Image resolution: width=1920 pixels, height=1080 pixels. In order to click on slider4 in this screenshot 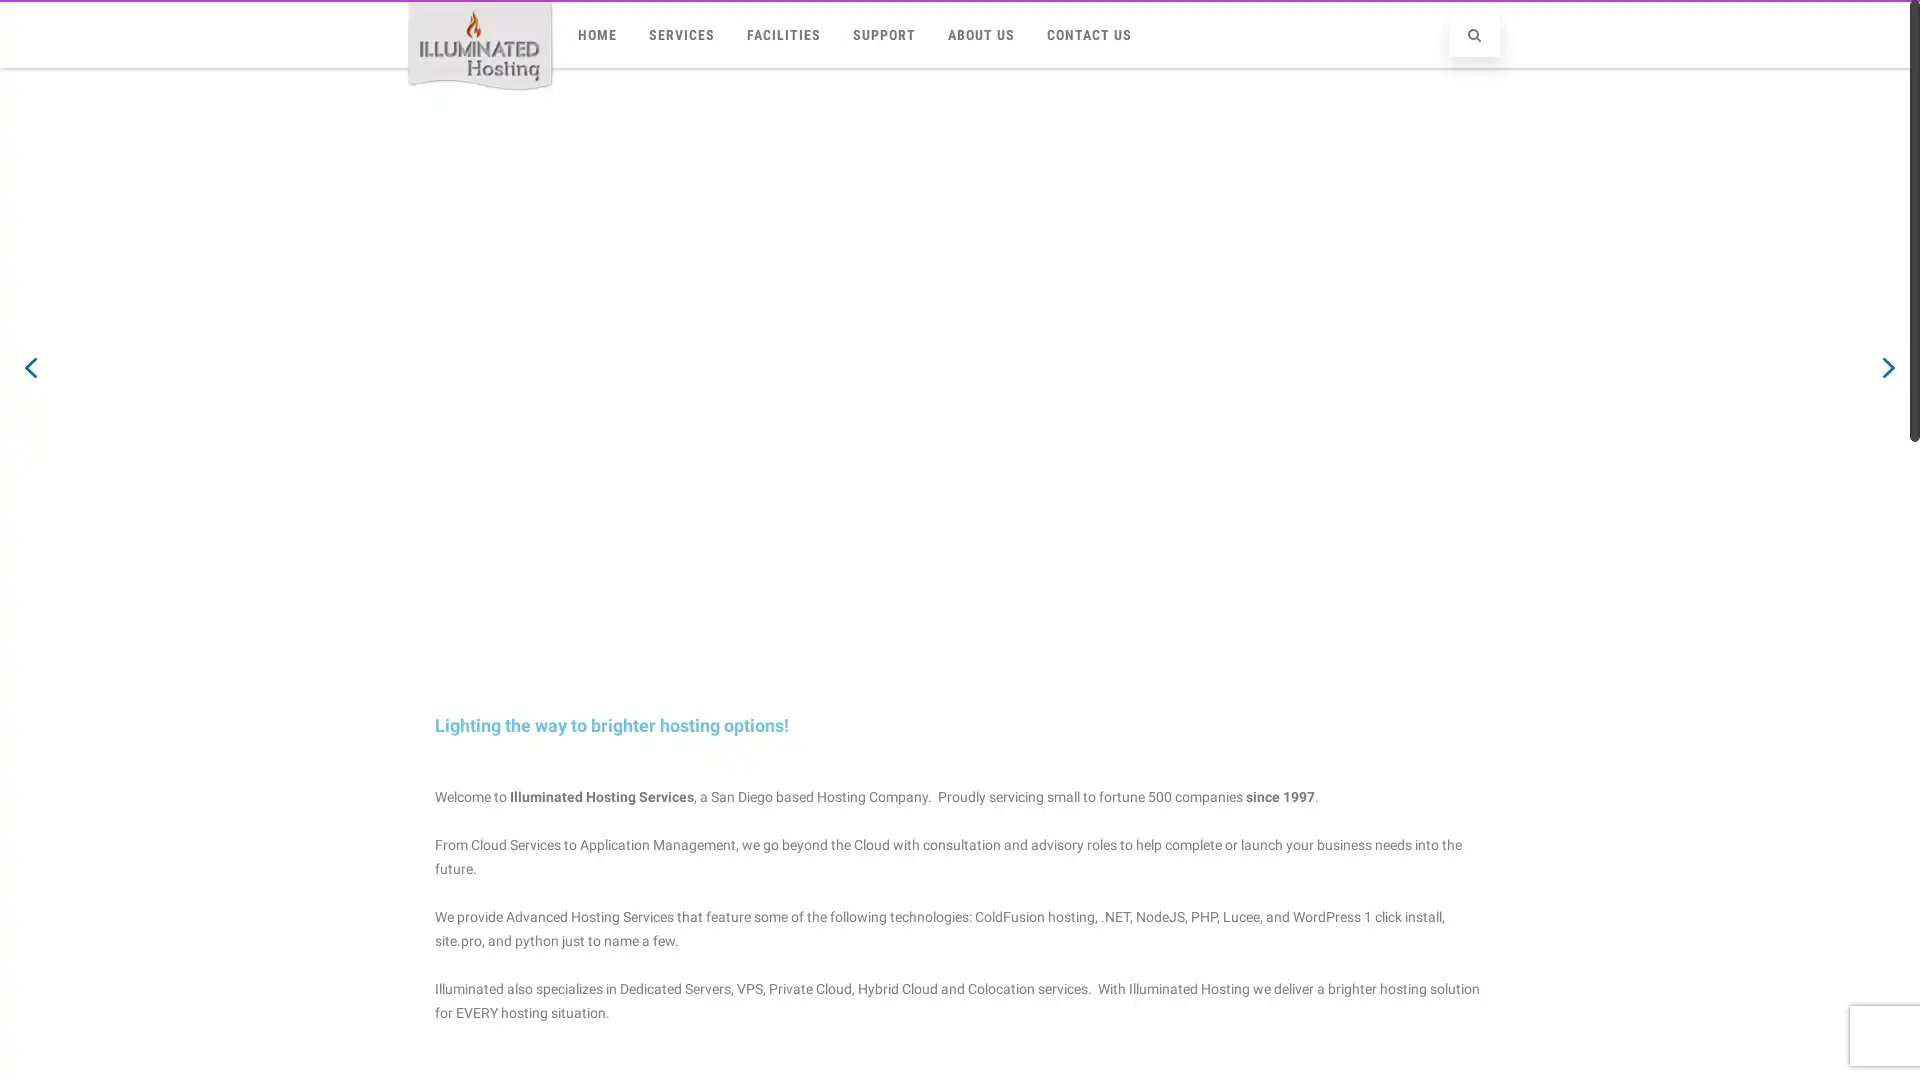, I will do `click(987, 645)`.